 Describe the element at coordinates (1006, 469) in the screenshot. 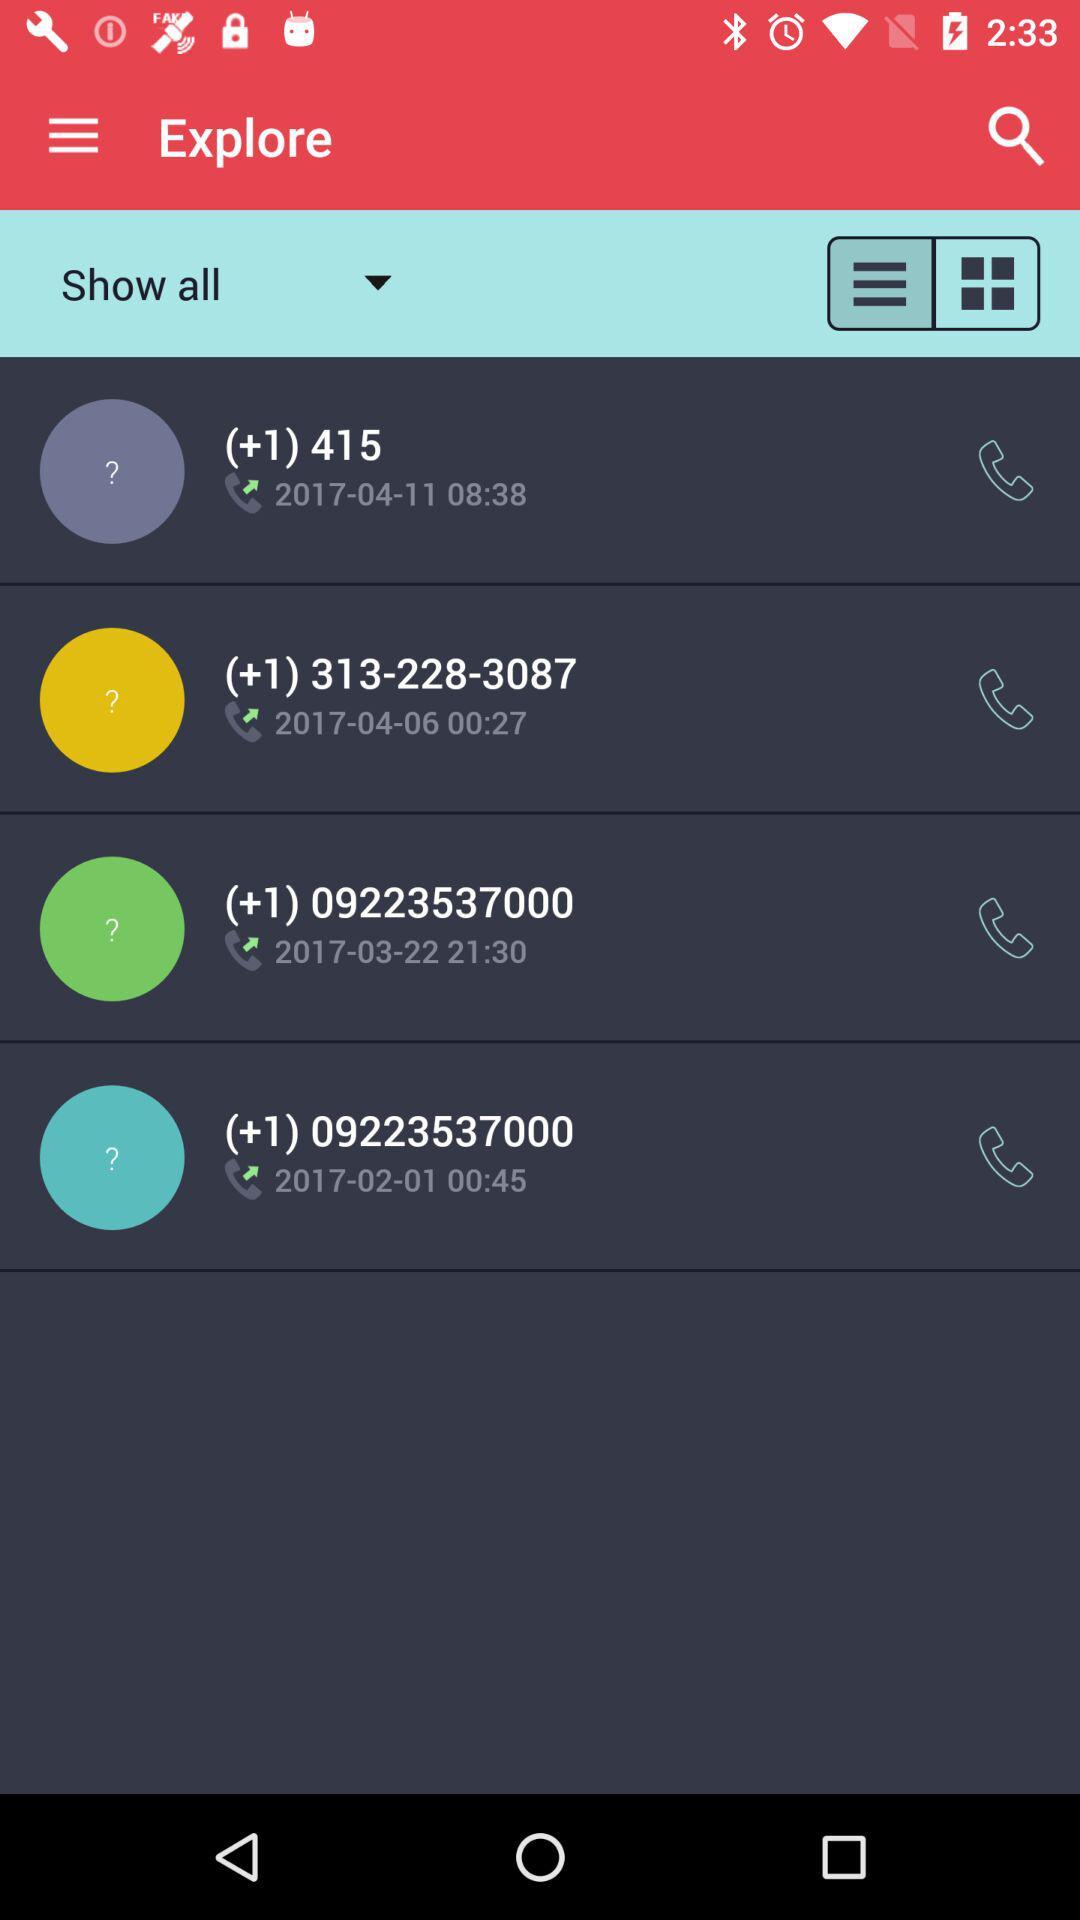

I see `phone call` at that location.